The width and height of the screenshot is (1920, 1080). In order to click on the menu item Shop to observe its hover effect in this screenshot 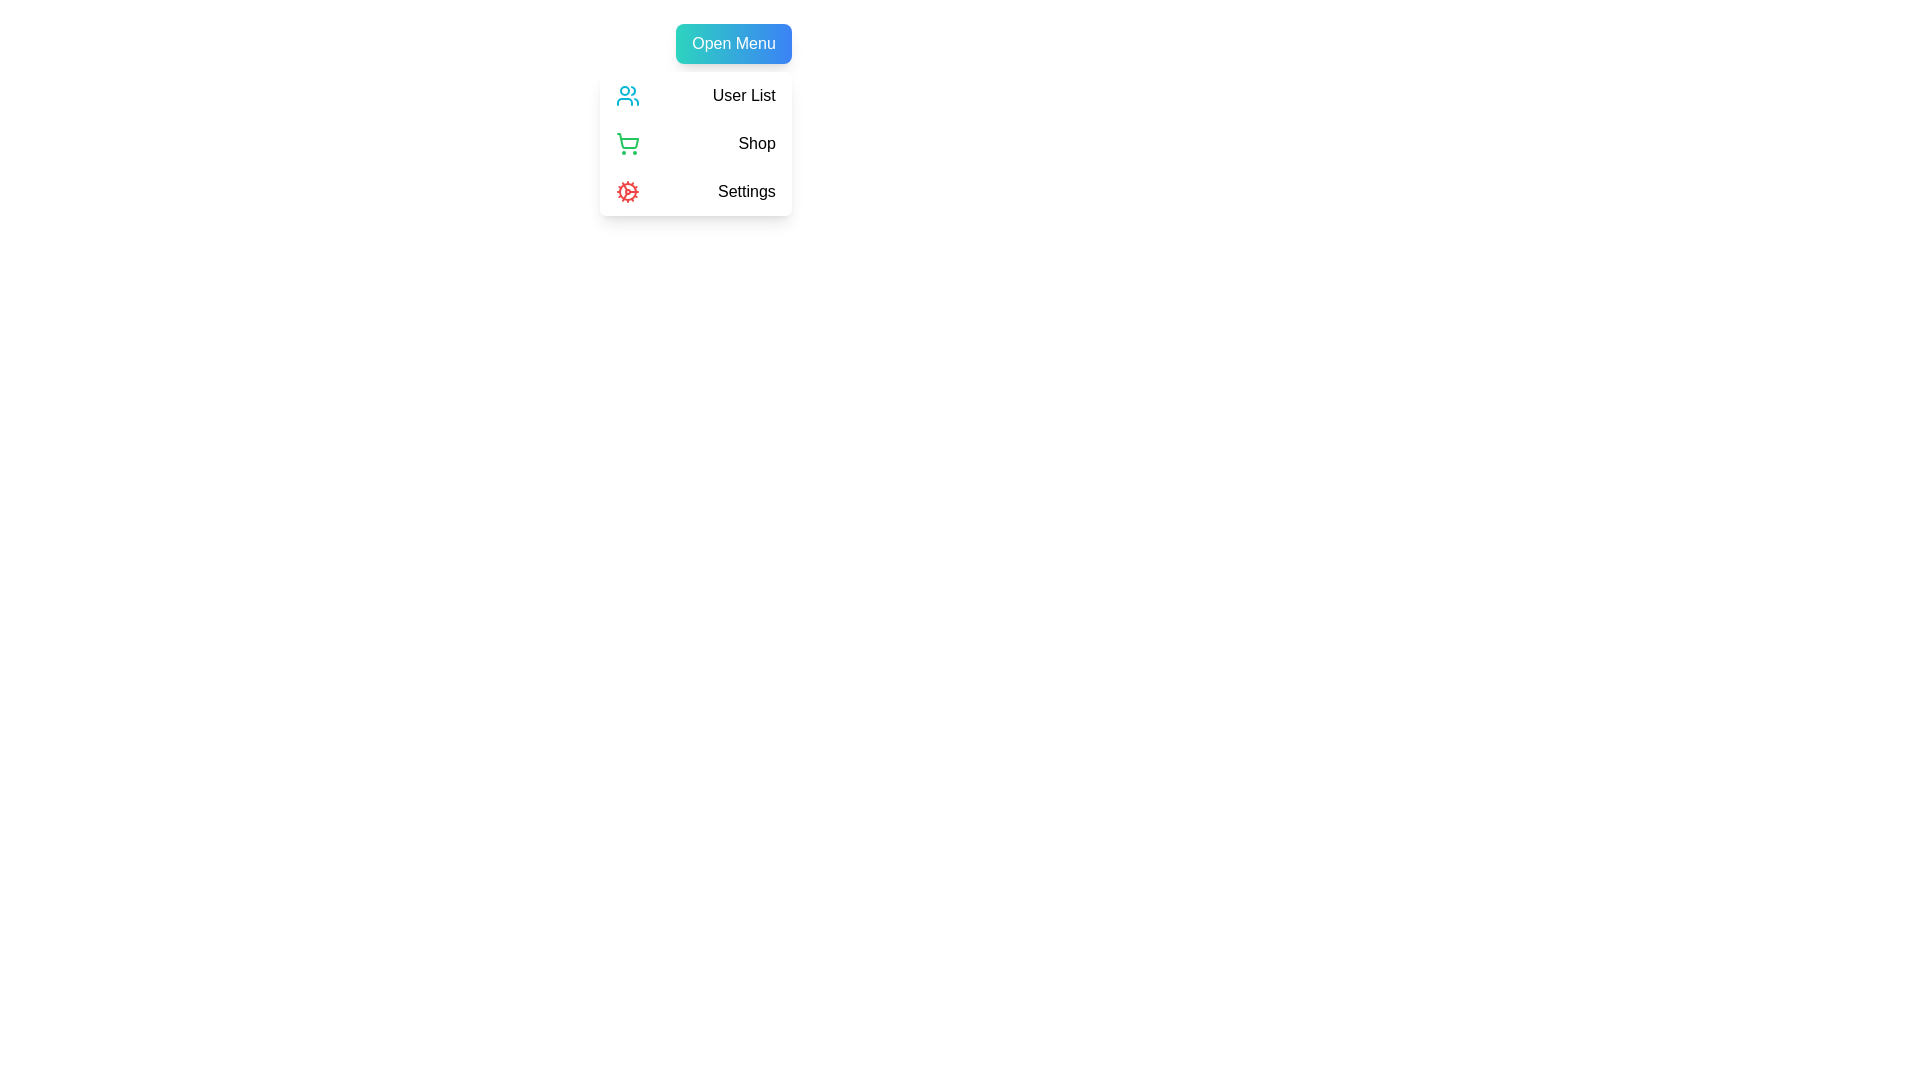, I will do `click(695, 142)`.